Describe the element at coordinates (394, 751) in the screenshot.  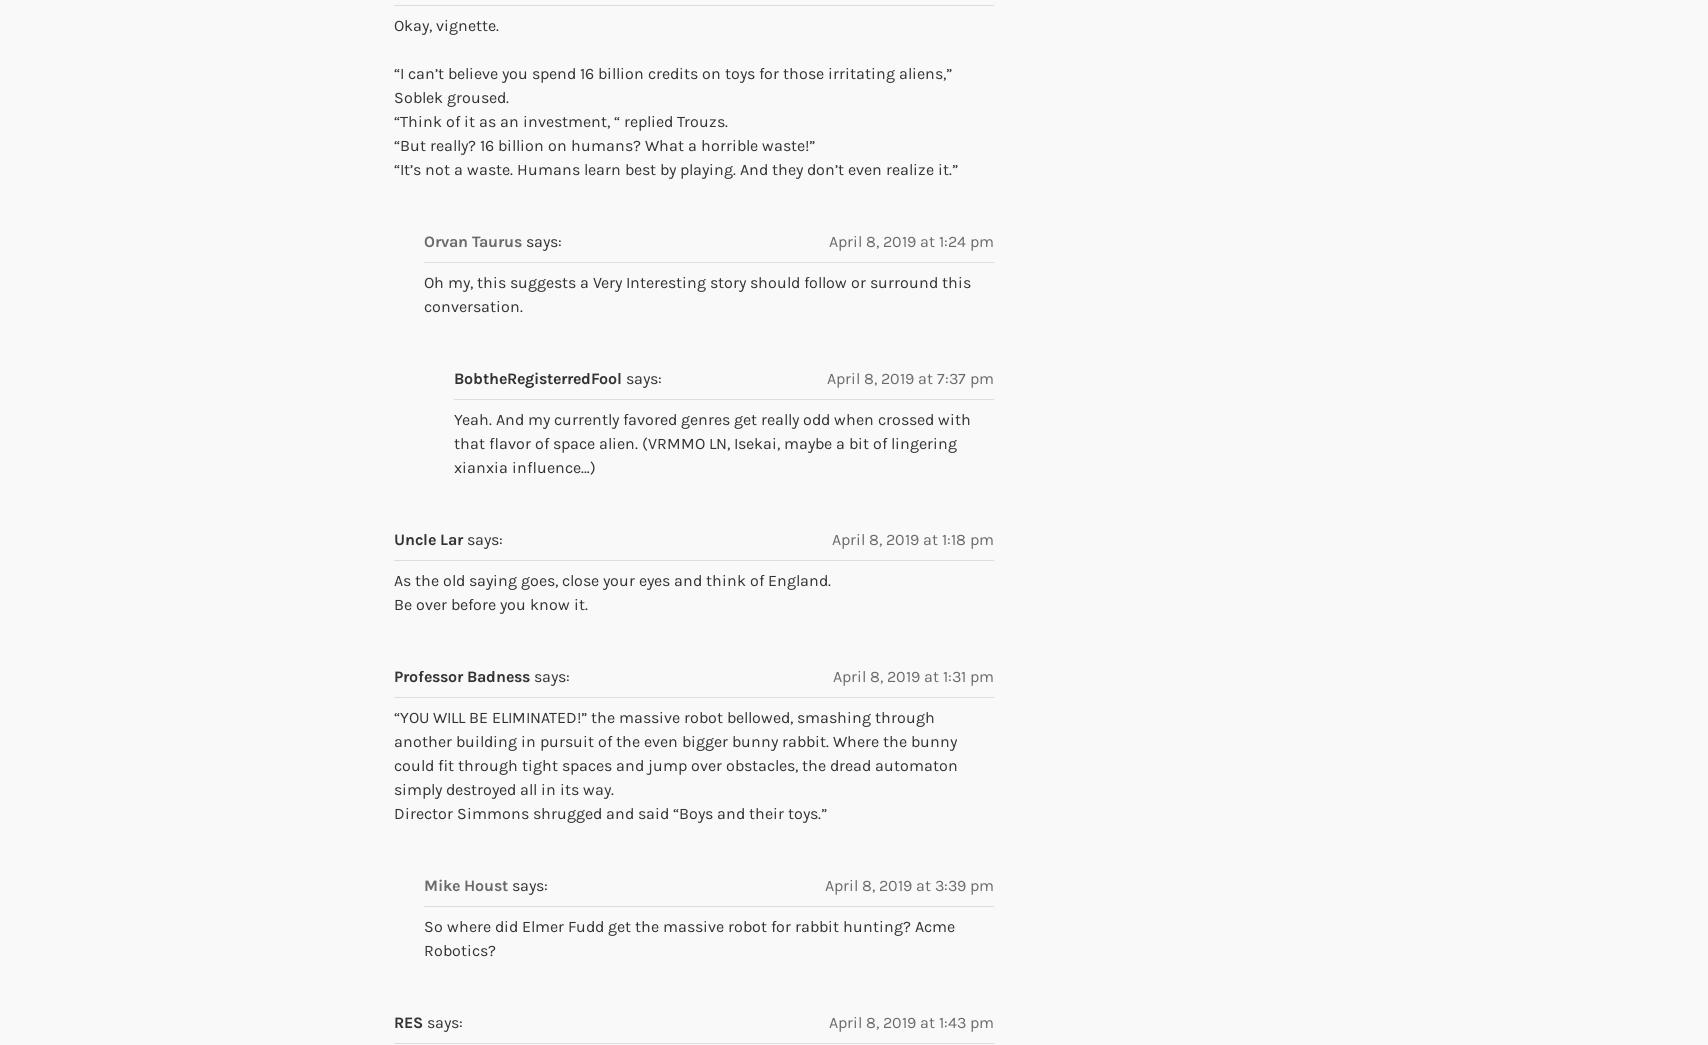
I see `'“YOU WILL BE ELIMINATED!” the massive robot bellowed, smashing through another building in pursuit of the even bigger bunny rabbit.  Where the bunny could fit through tight spaces and jump over obstacles, the dread automaton simply destroyed all in its way.'` at that location.